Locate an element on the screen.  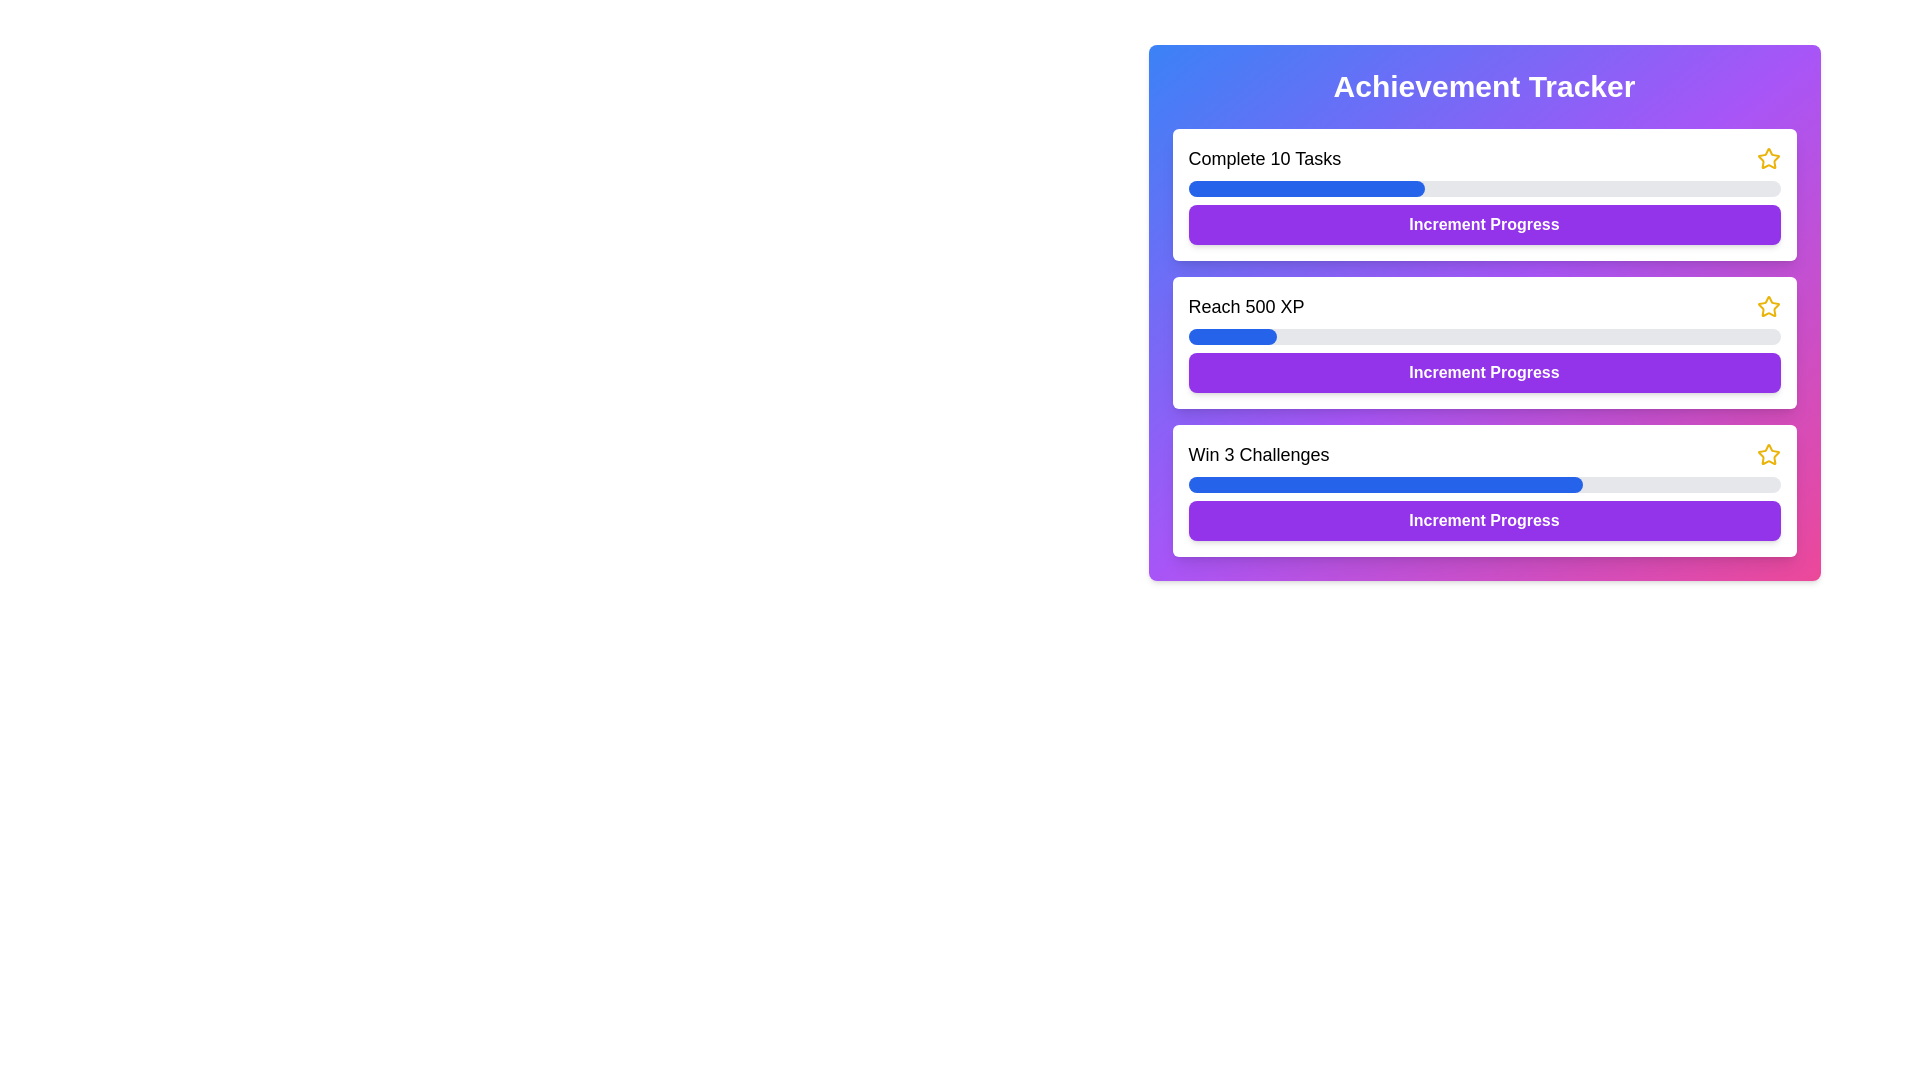
the star-shaped icon with a yellow outline in the achievement section to mark it as important is located at coordinates (1767, 305).